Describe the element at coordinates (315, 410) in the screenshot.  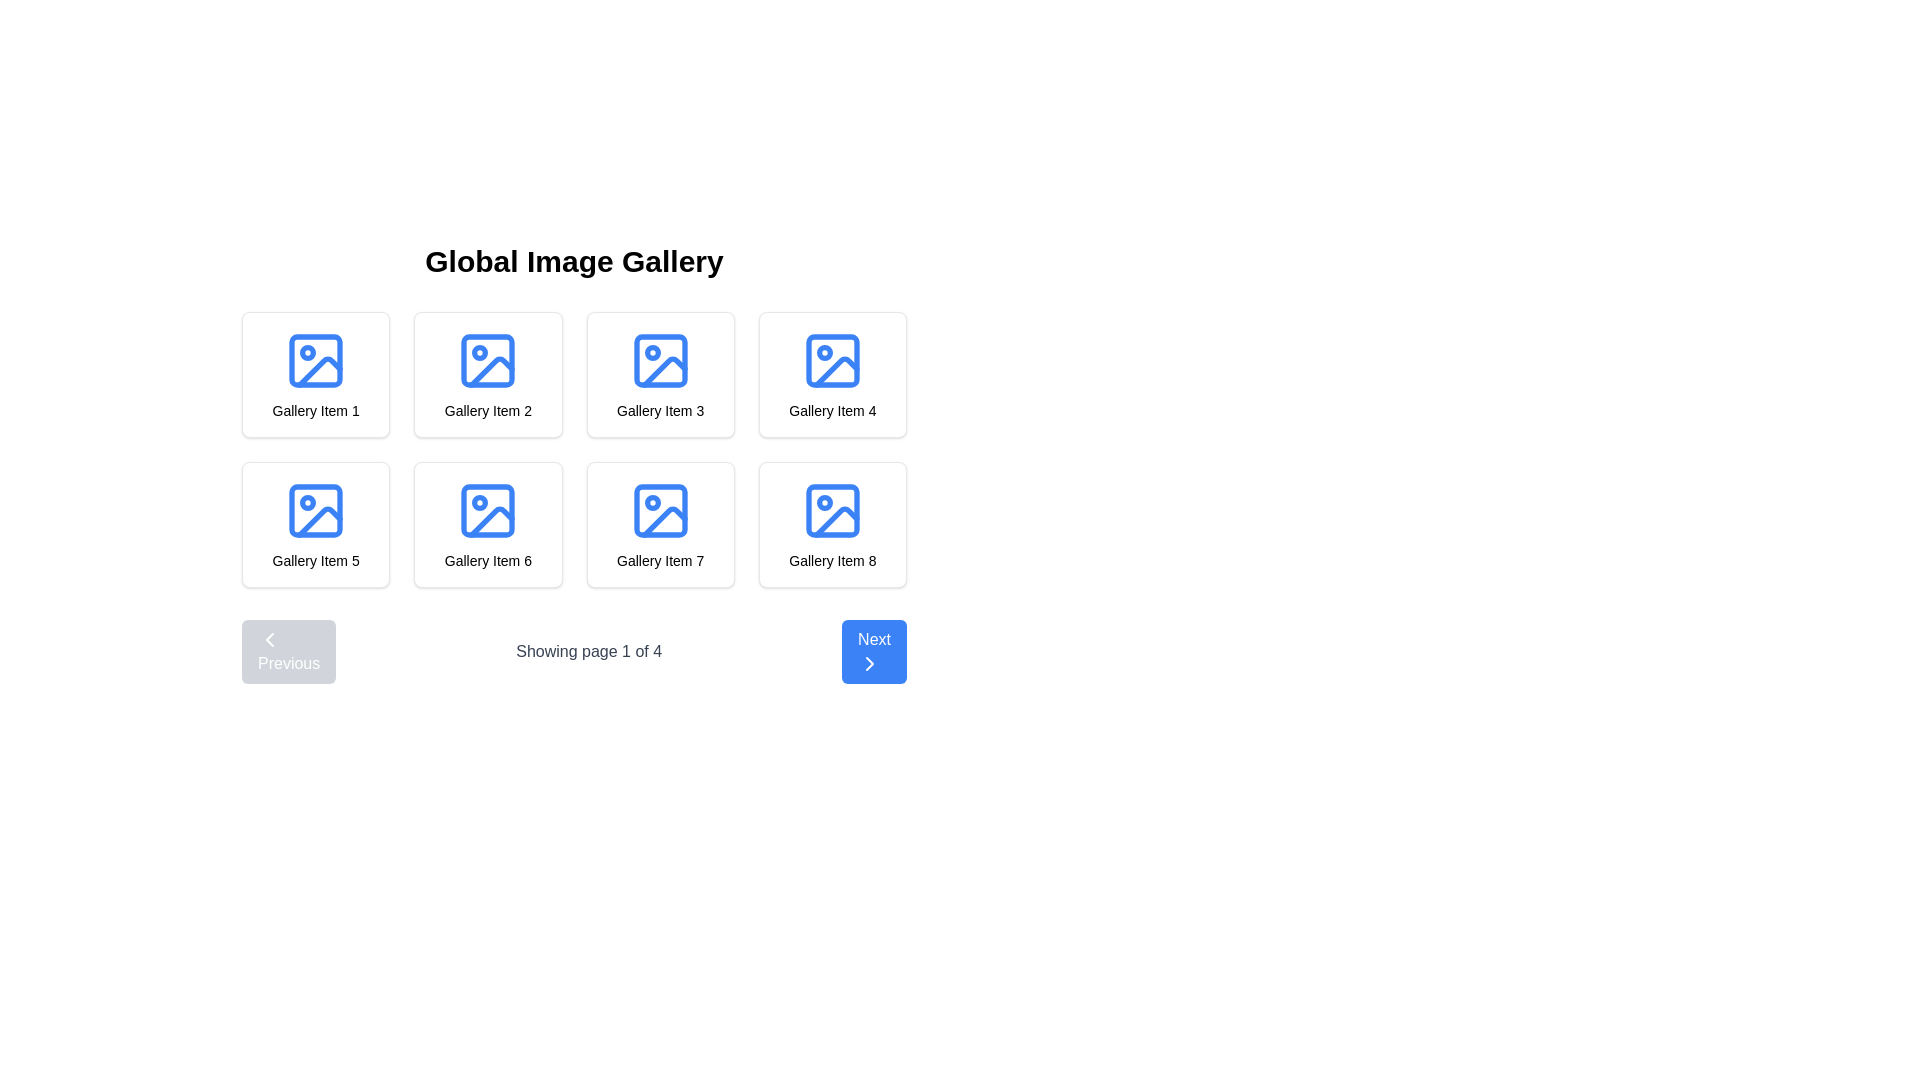
I see `text content of the label that serves as the title or description for the associated gallery image icon, positioned at the bottom of the first item in the gallery grid` at that location.